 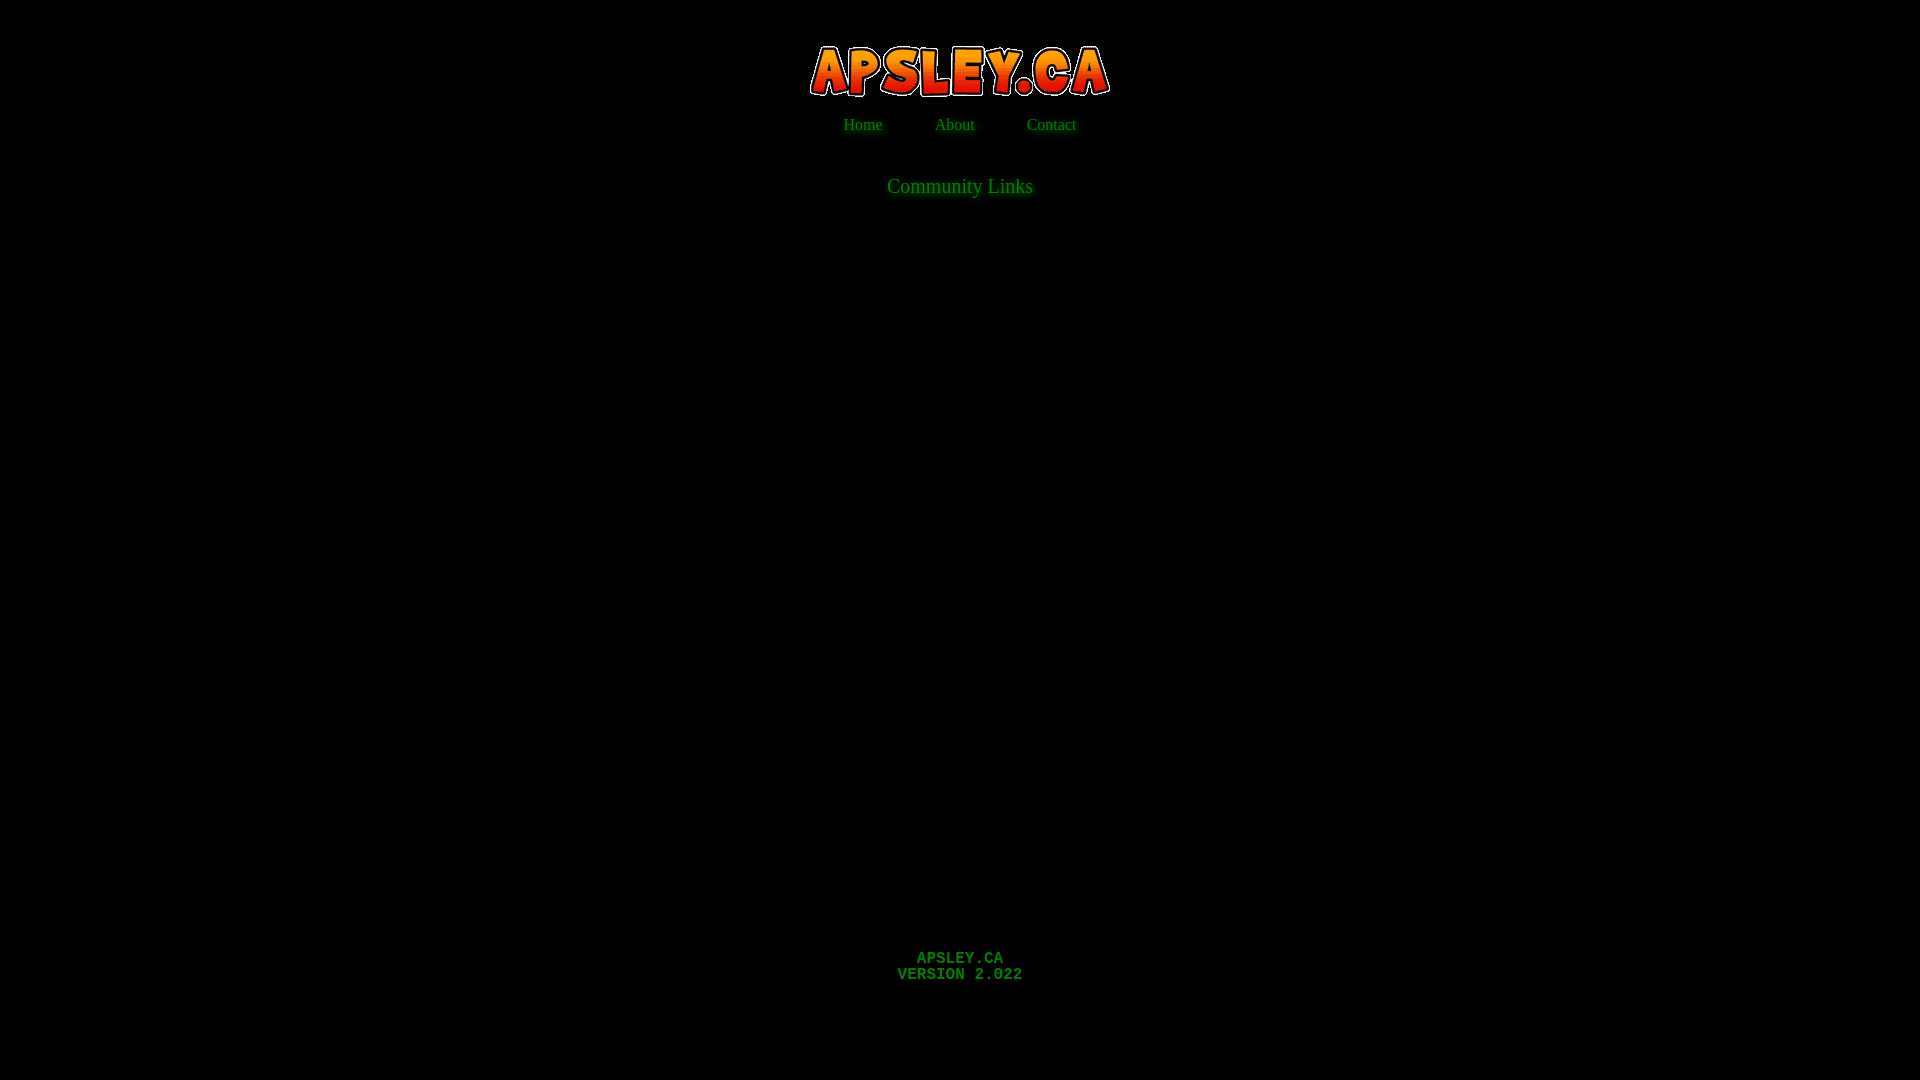 I want to click on 'Contact', so click(x=1050, y=124).